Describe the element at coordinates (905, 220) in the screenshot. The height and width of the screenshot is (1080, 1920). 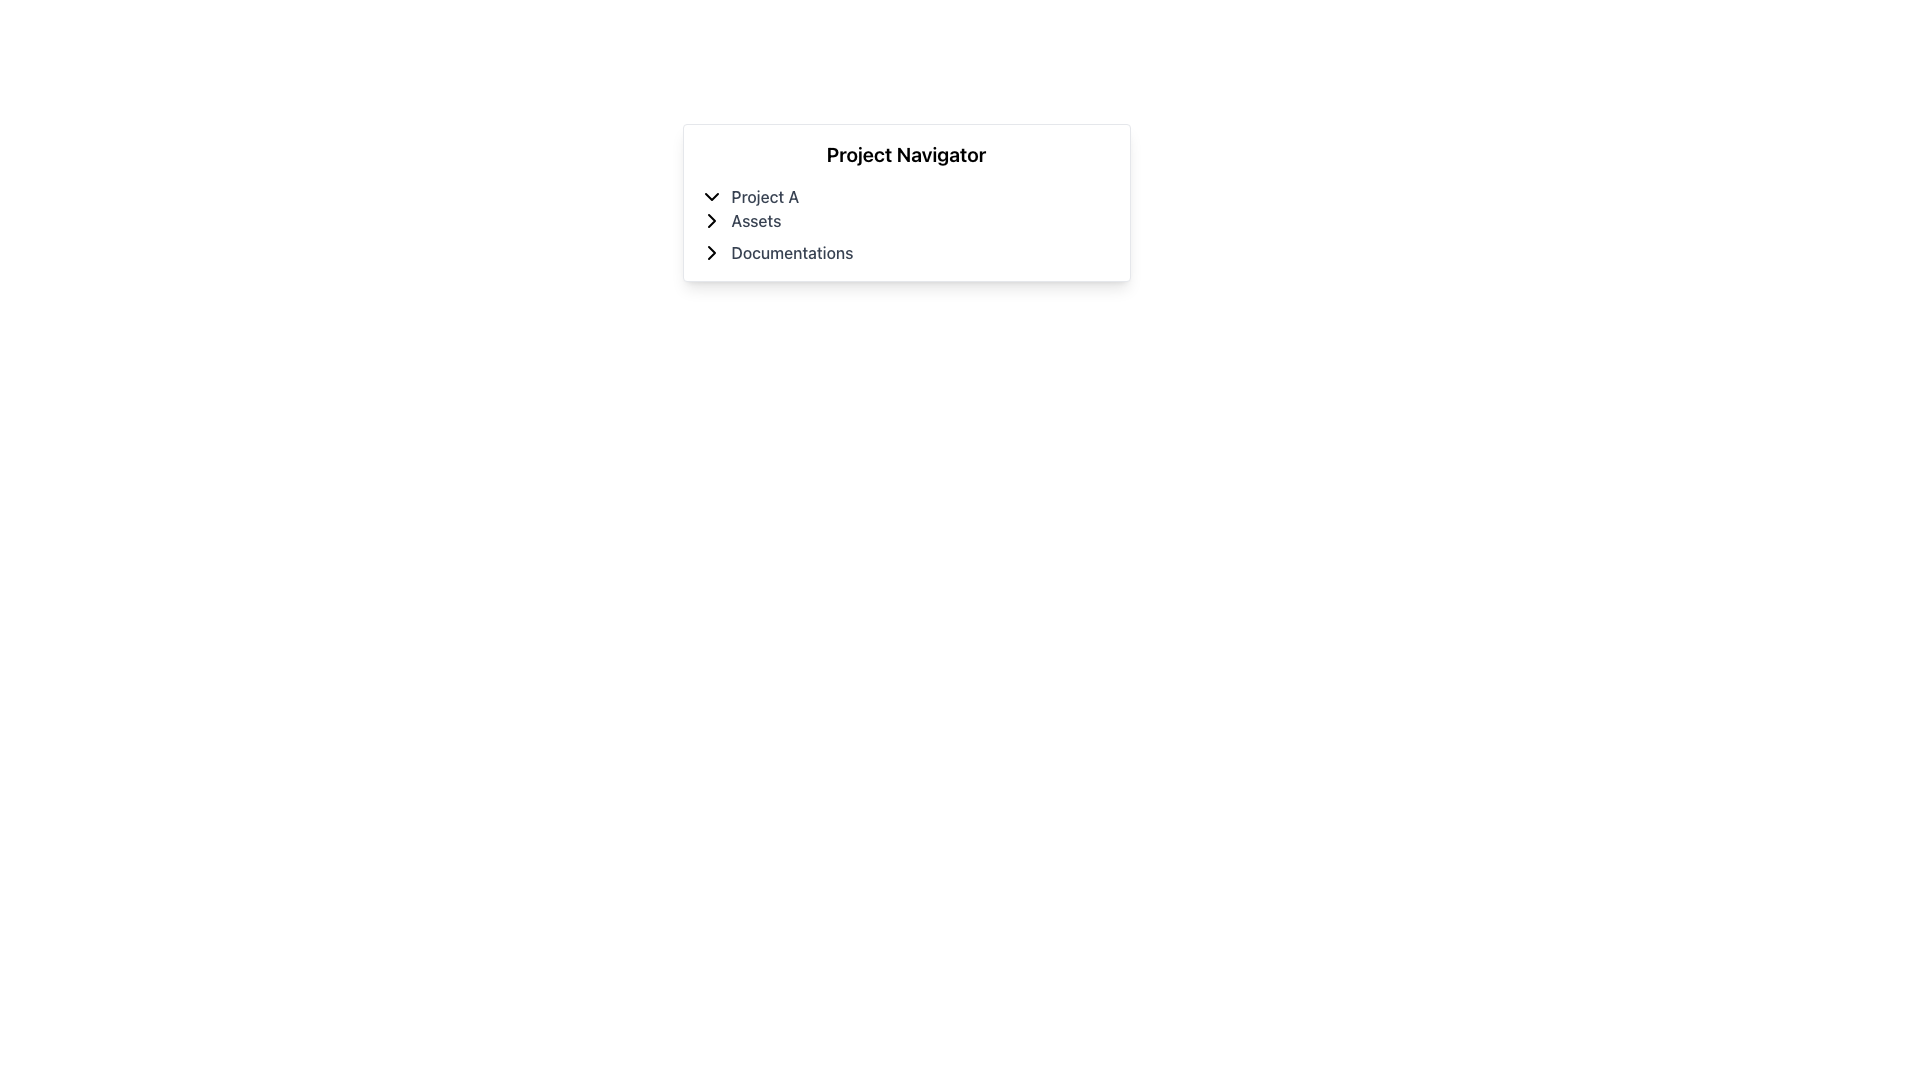
I see `the 'Assets' expandable menu item located under 'Project A'` at that location.